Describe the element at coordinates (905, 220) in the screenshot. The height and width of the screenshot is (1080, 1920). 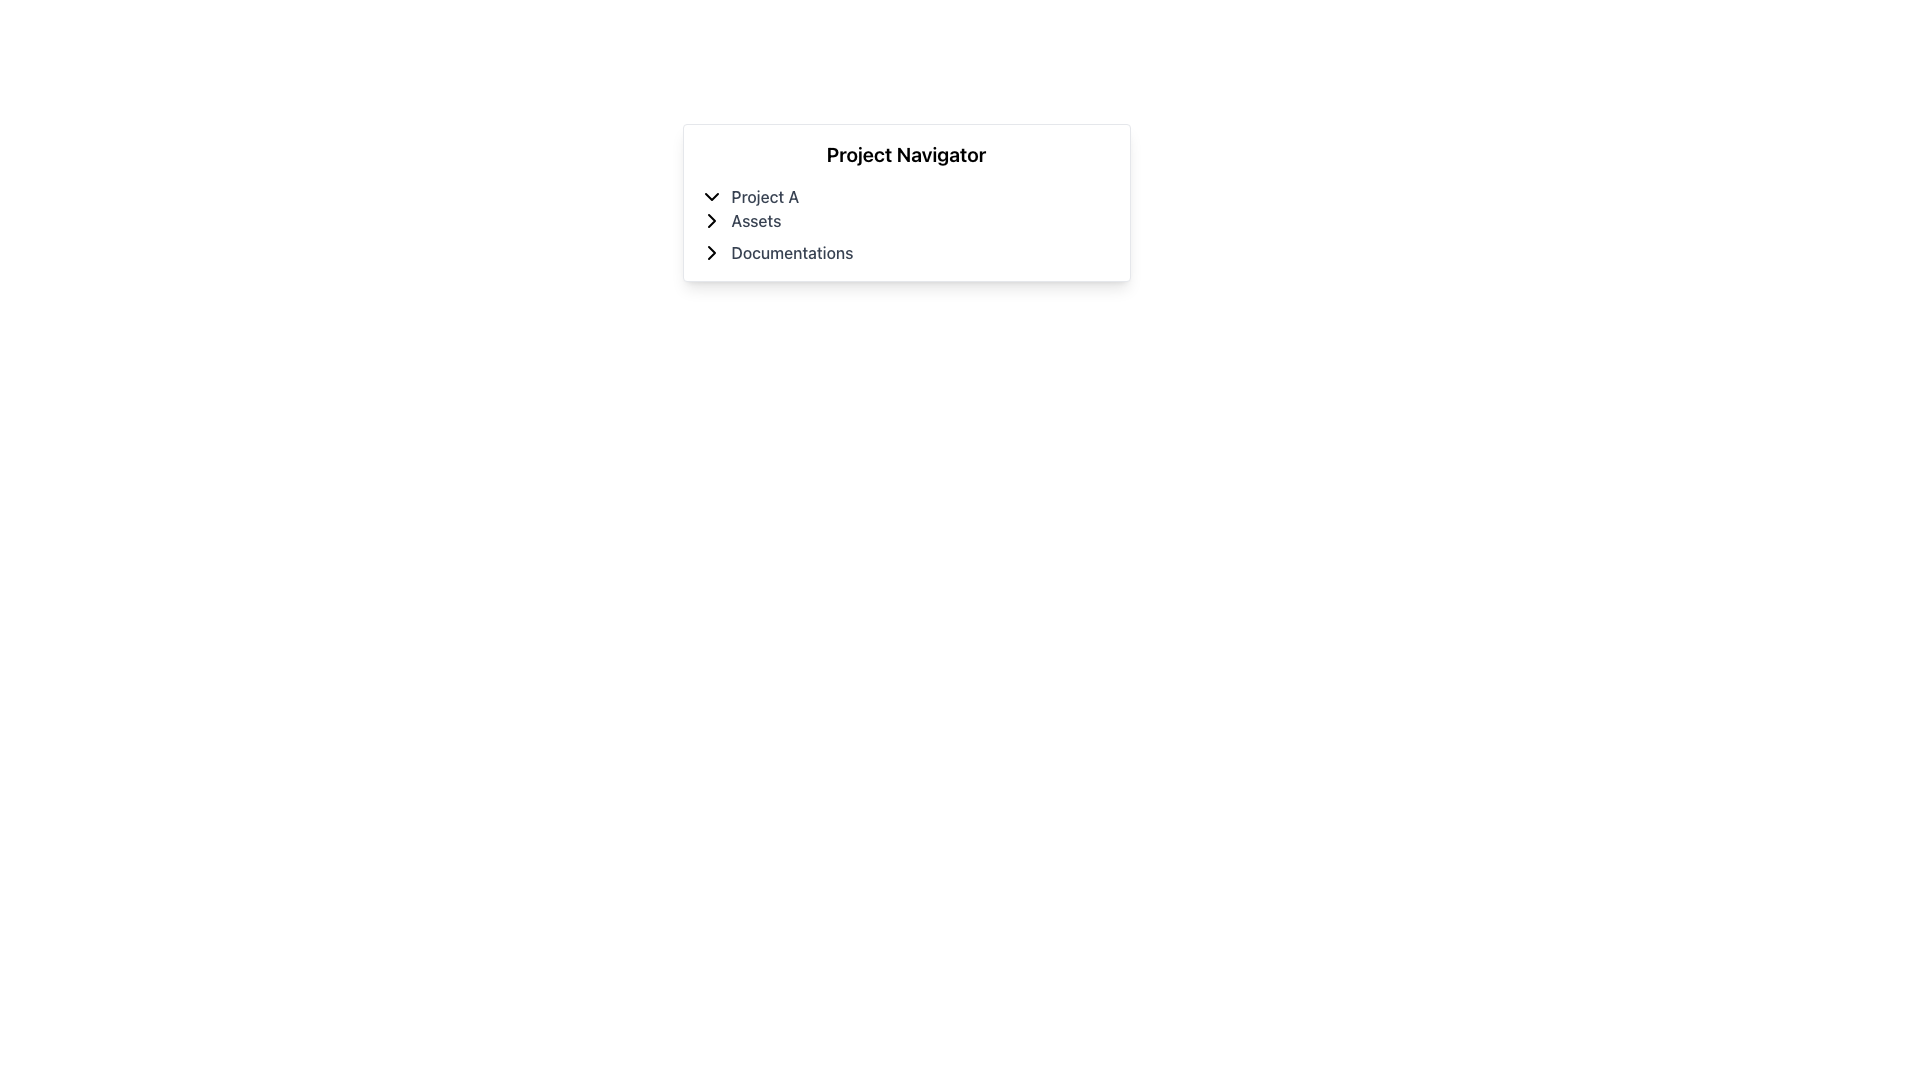
I see `the 'Assets' expandable menu item located under 'Project A'` at that location.